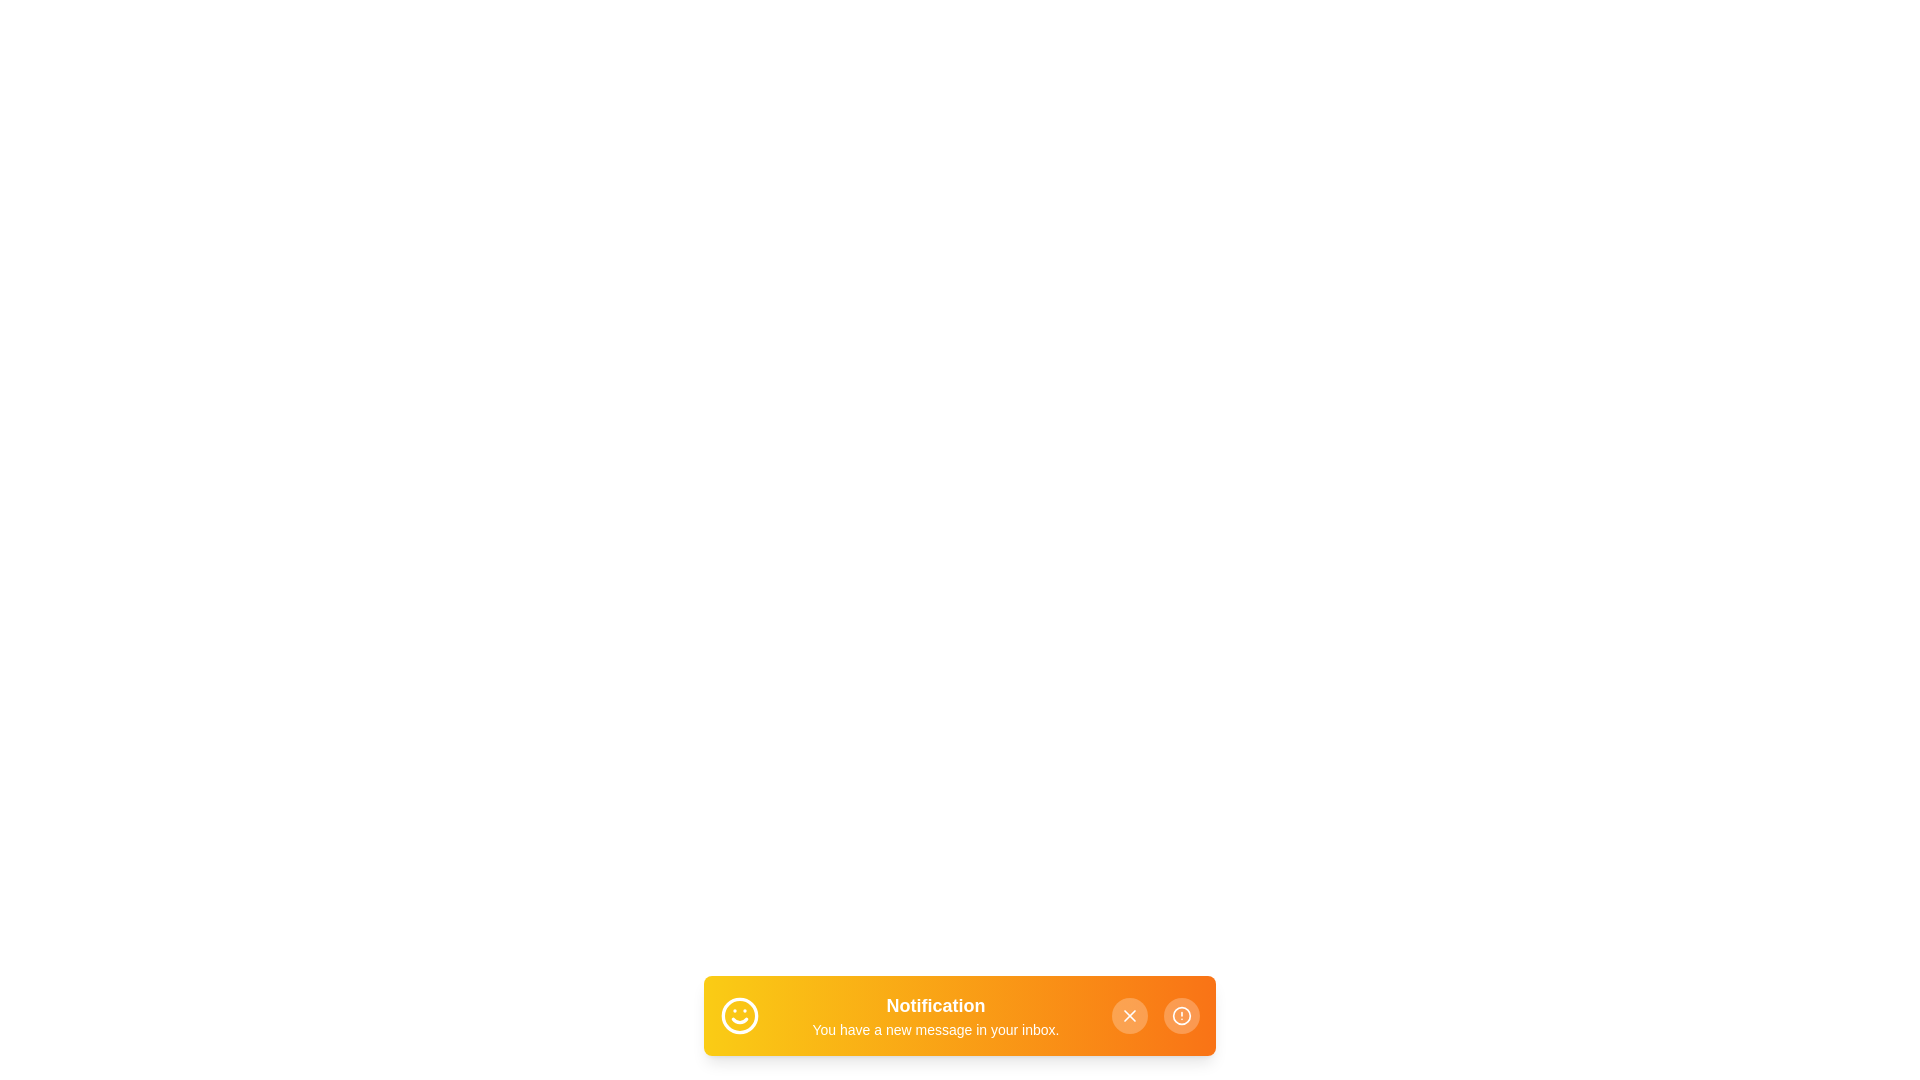  Describe the element at coordinates (1129, 1015) in the screenshot. I see `the close button of the EnhancedSnackbar component` at that location.